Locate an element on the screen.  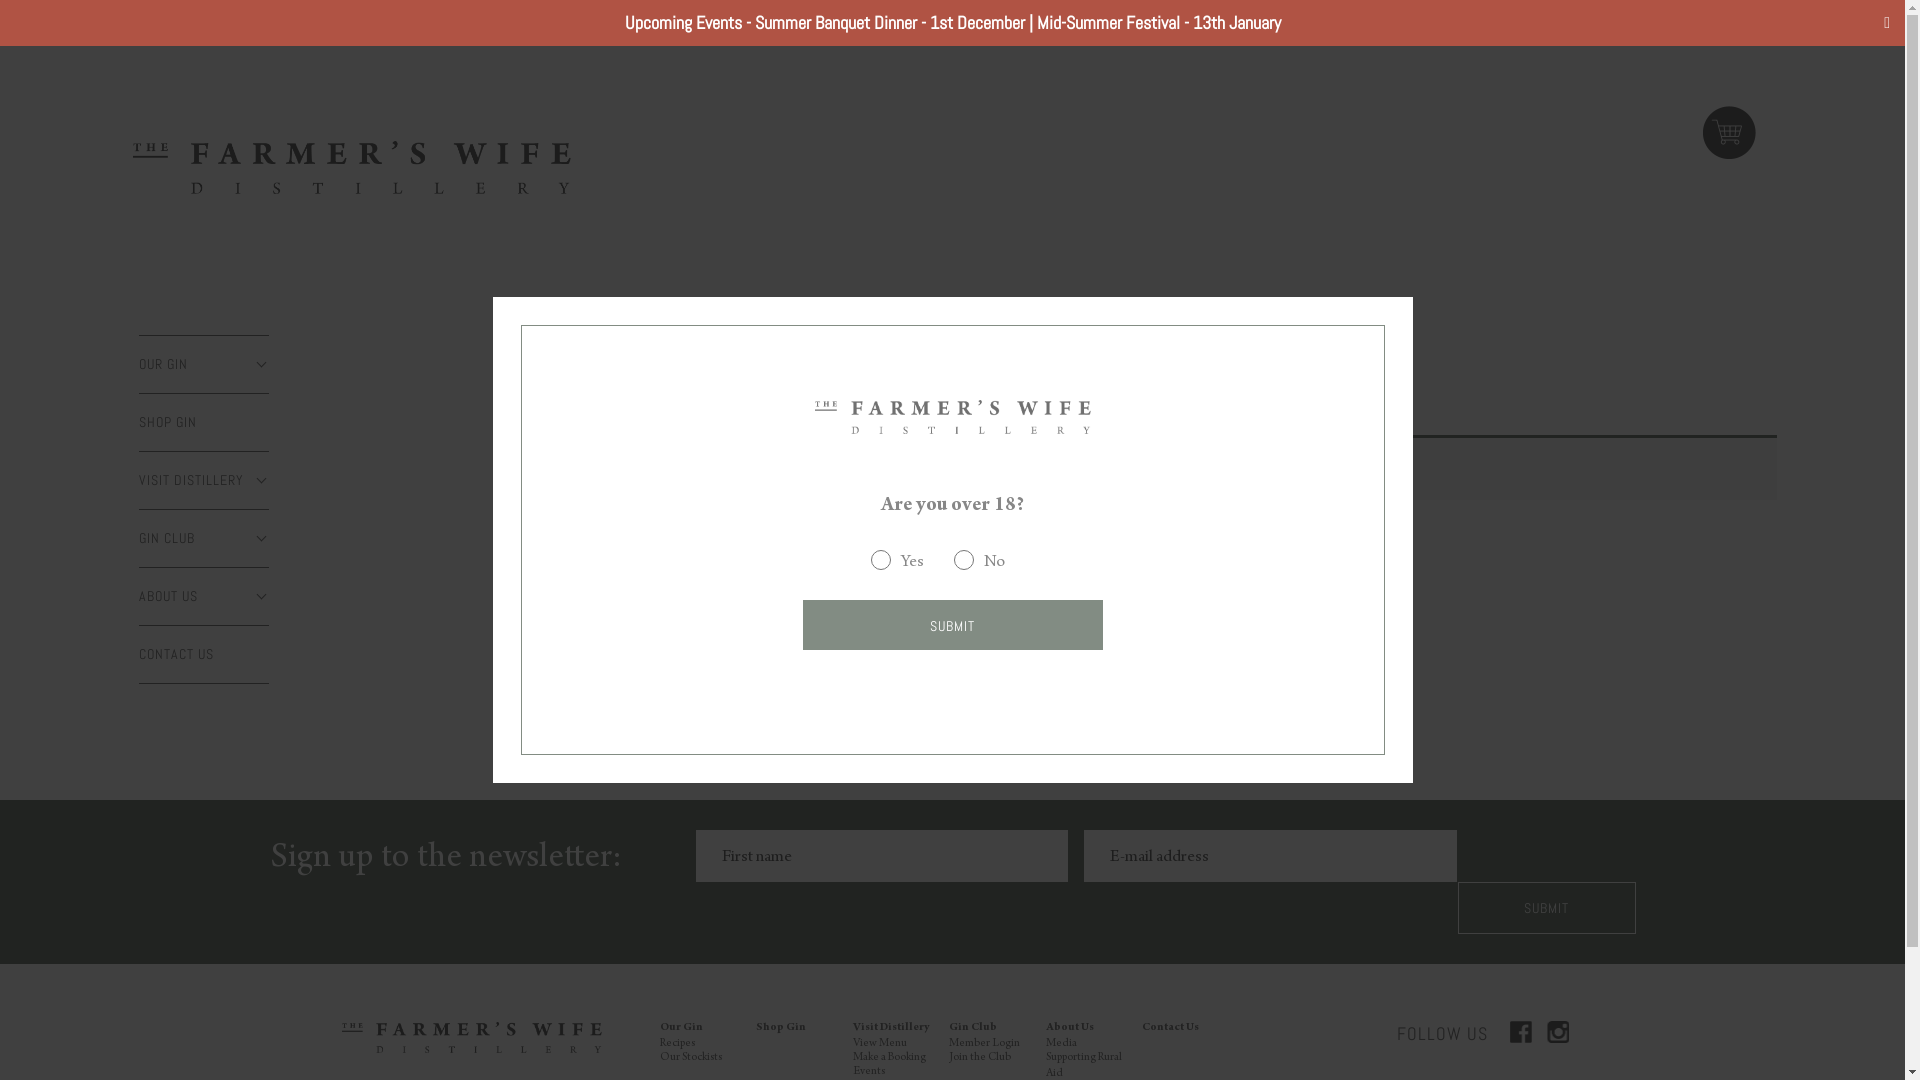
'Submit' is located at coordinates (950, 623).